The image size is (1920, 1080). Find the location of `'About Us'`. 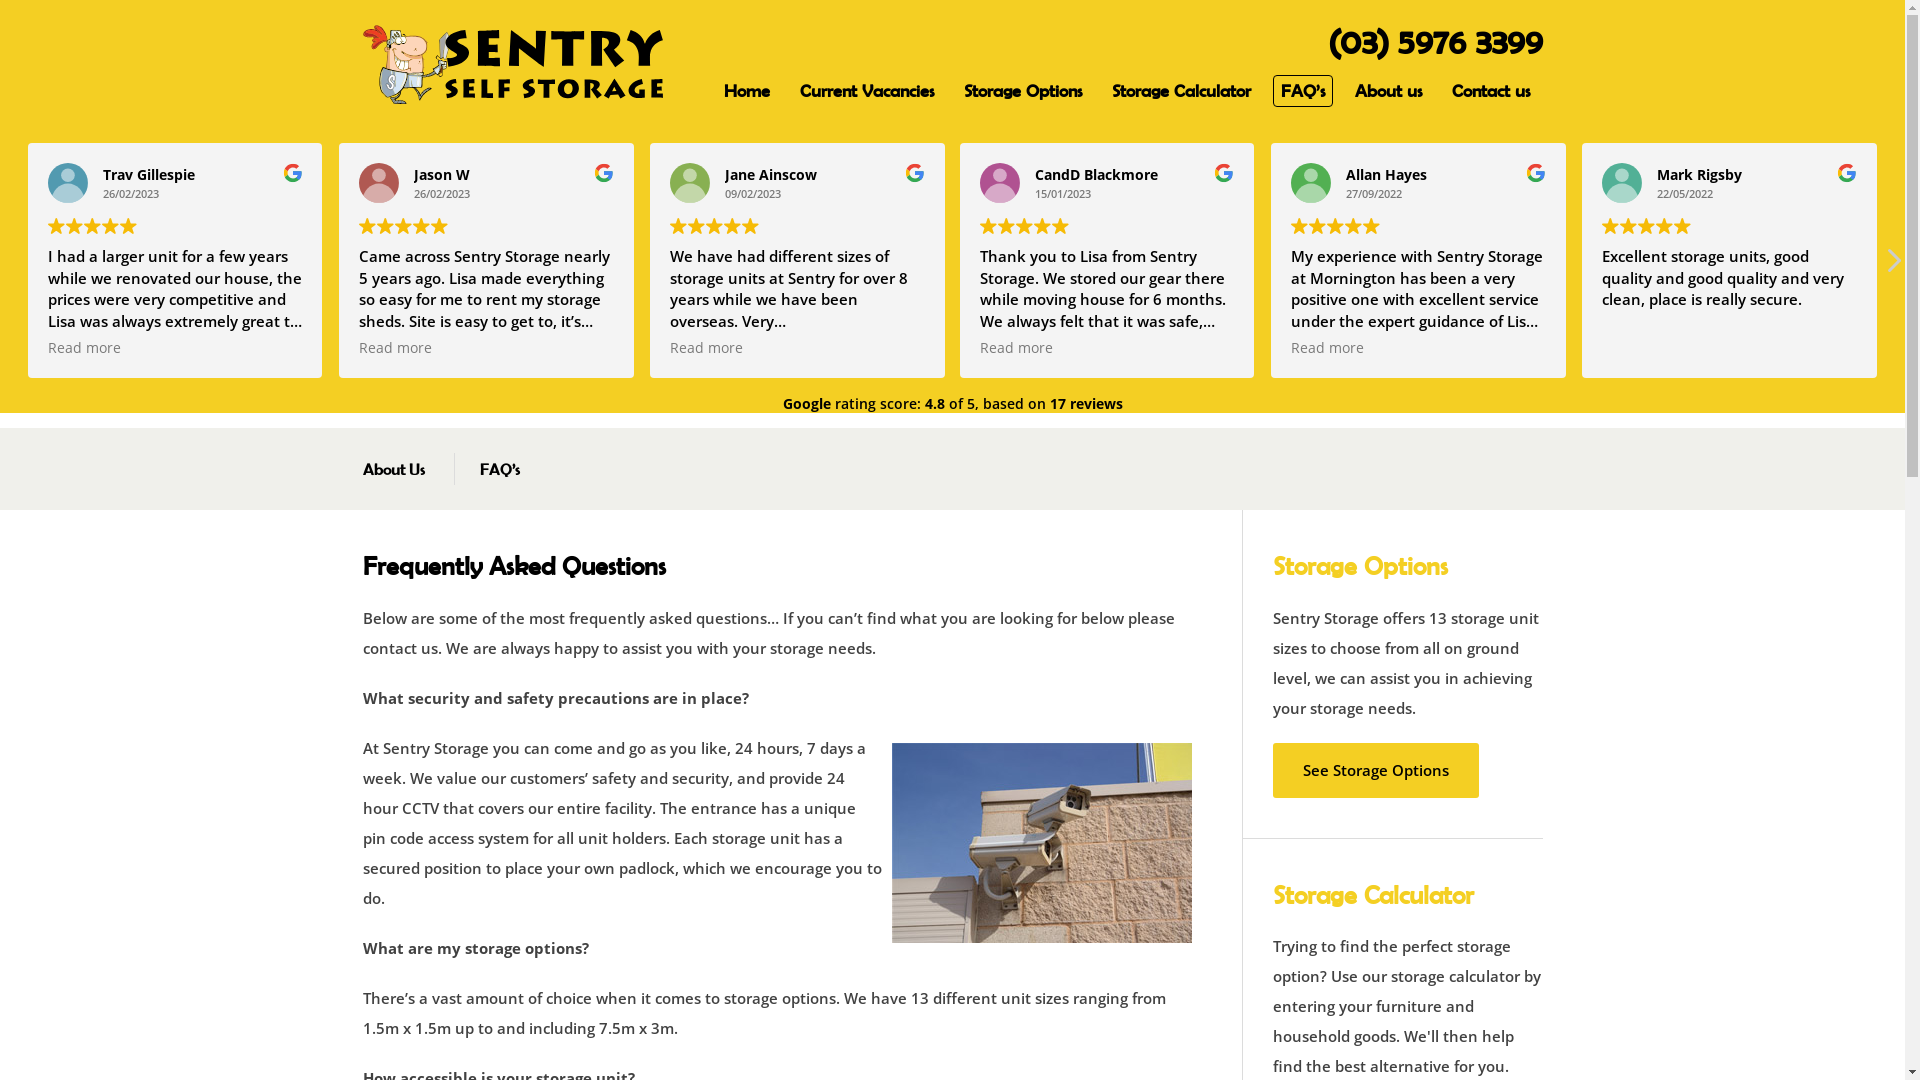

'About Us' is located at coordinates (393, 469).